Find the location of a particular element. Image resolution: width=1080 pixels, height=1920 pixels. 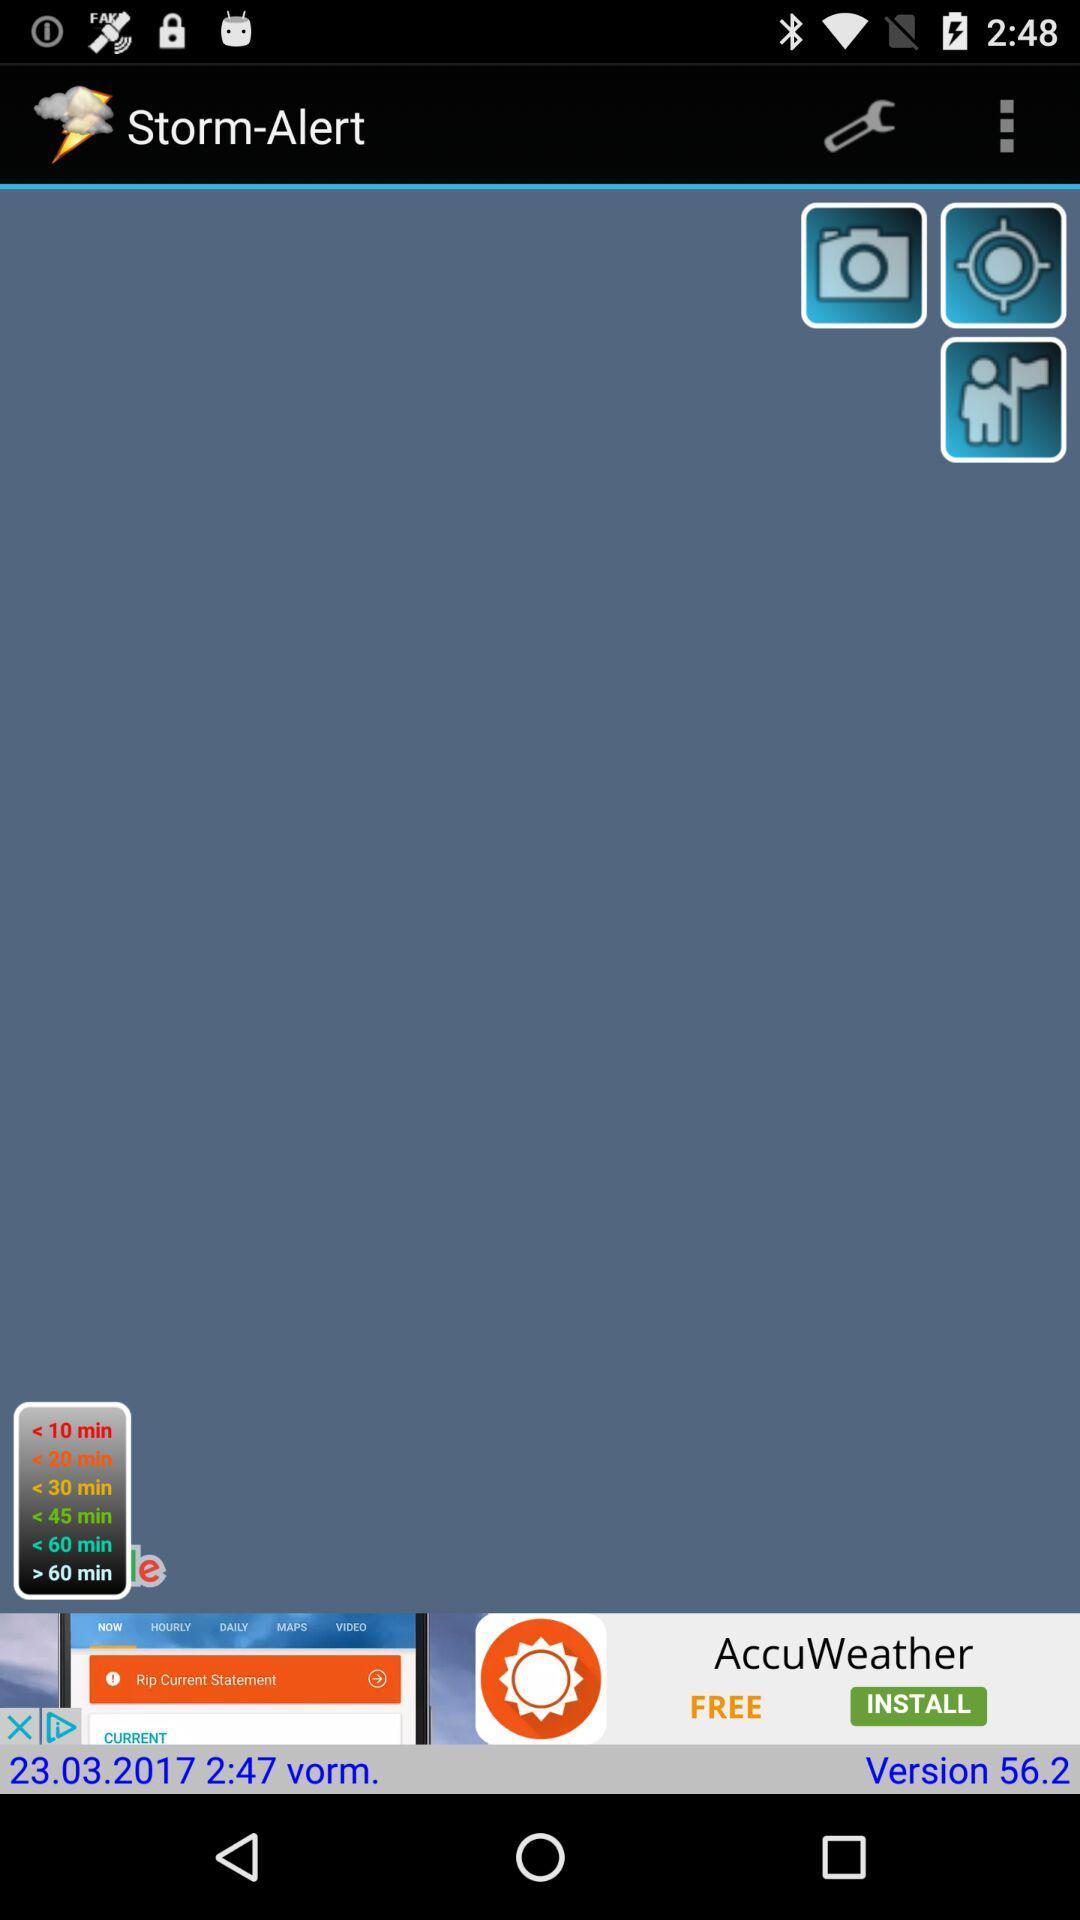

for accuweather is located at coordinates (540, 1678).